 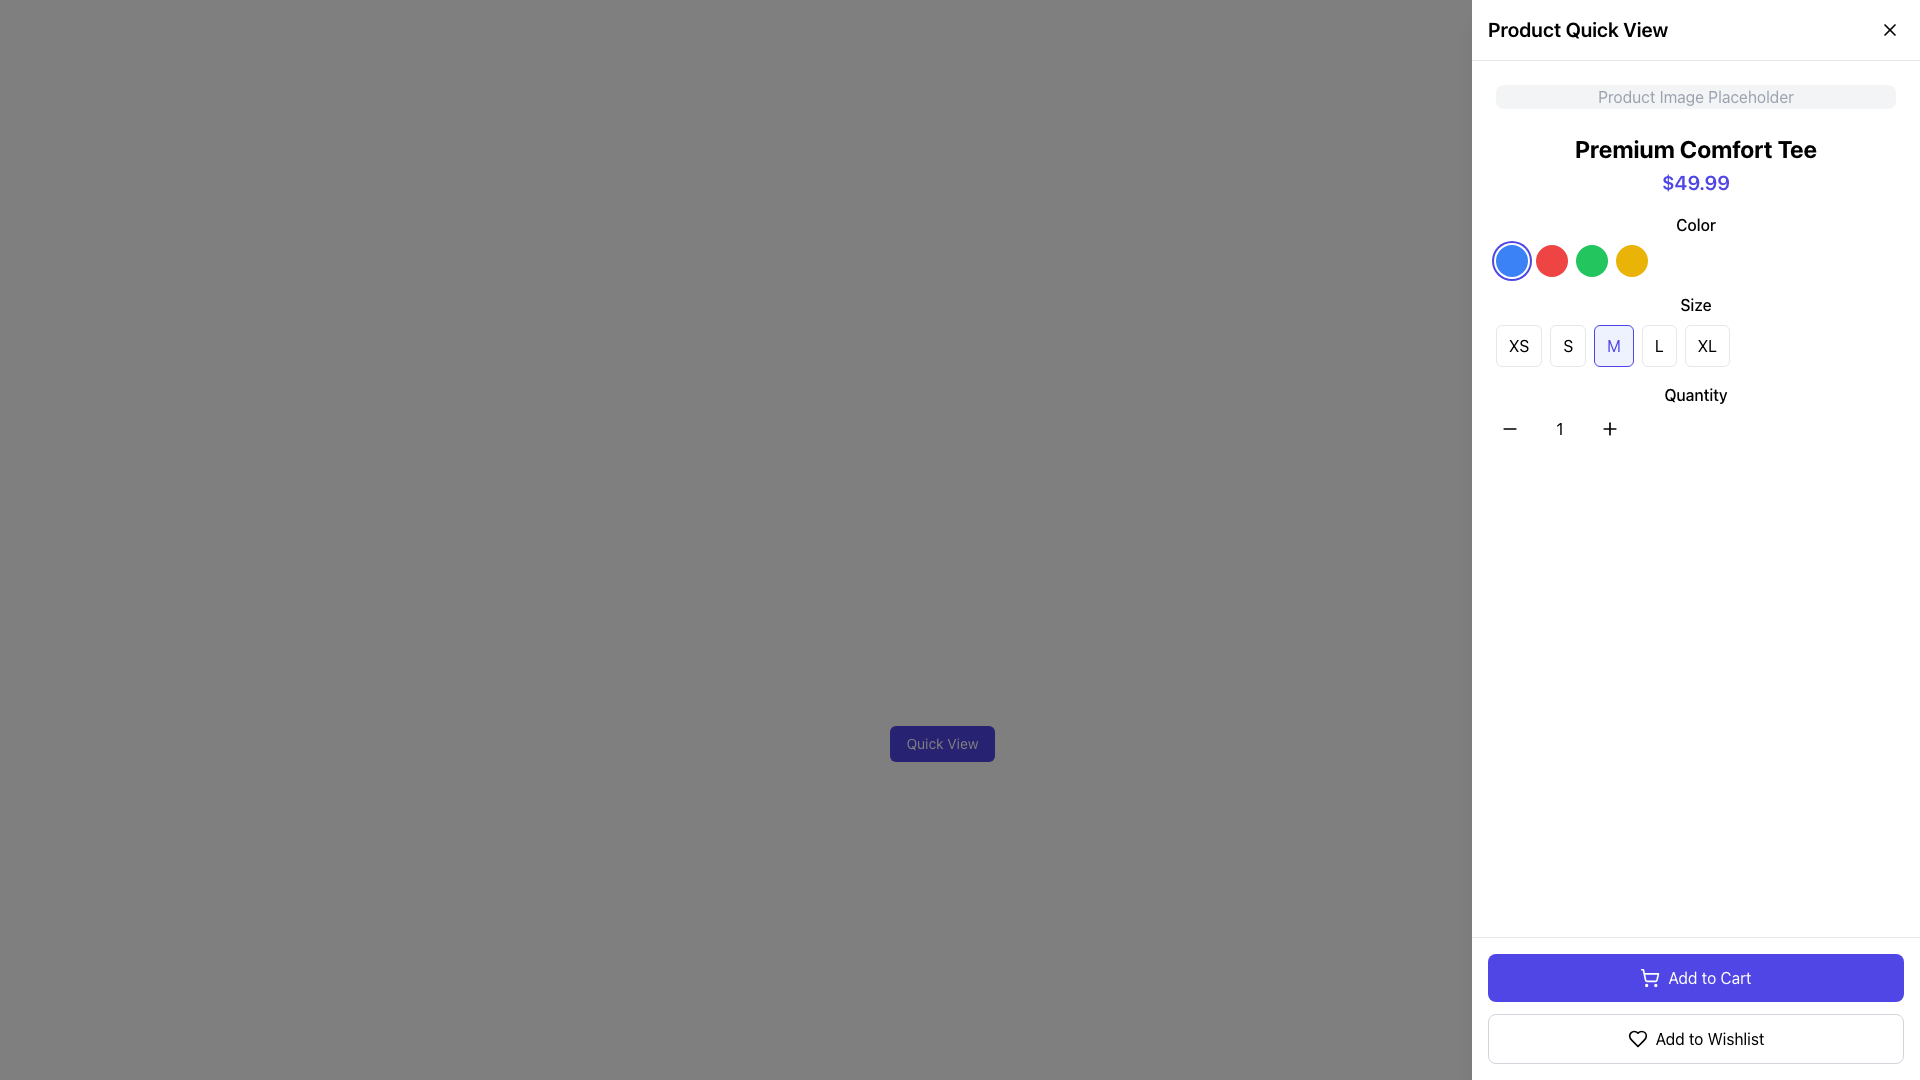 What do you see at coordinates (1650, 974) in the screenshot?
I see `the 'Add to Cart' button which contains the icon for adding items to the shopping cart, located at the bottom of the interface` at bounding box center [1650, 974].